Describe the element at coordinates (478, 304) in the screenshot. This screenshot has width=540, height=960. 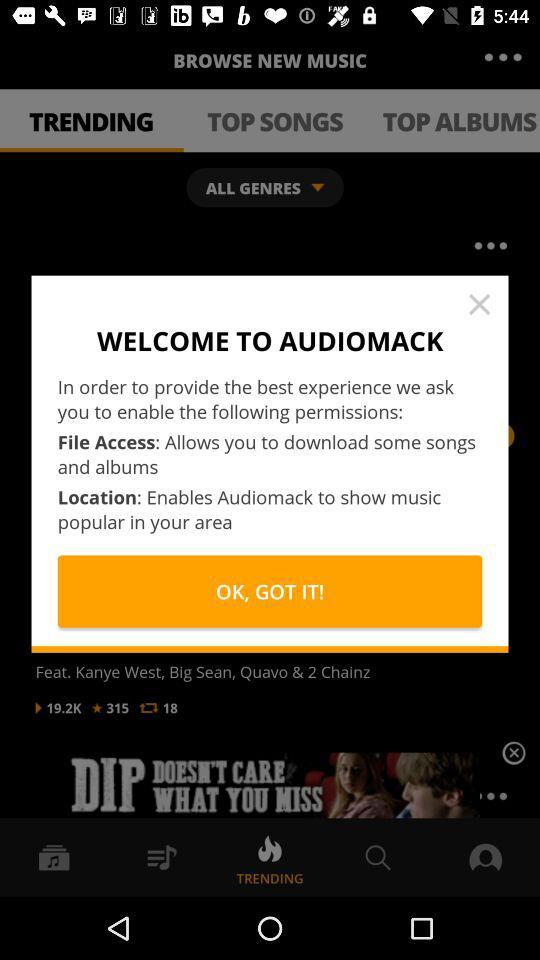
I see `the close icon` at that location.